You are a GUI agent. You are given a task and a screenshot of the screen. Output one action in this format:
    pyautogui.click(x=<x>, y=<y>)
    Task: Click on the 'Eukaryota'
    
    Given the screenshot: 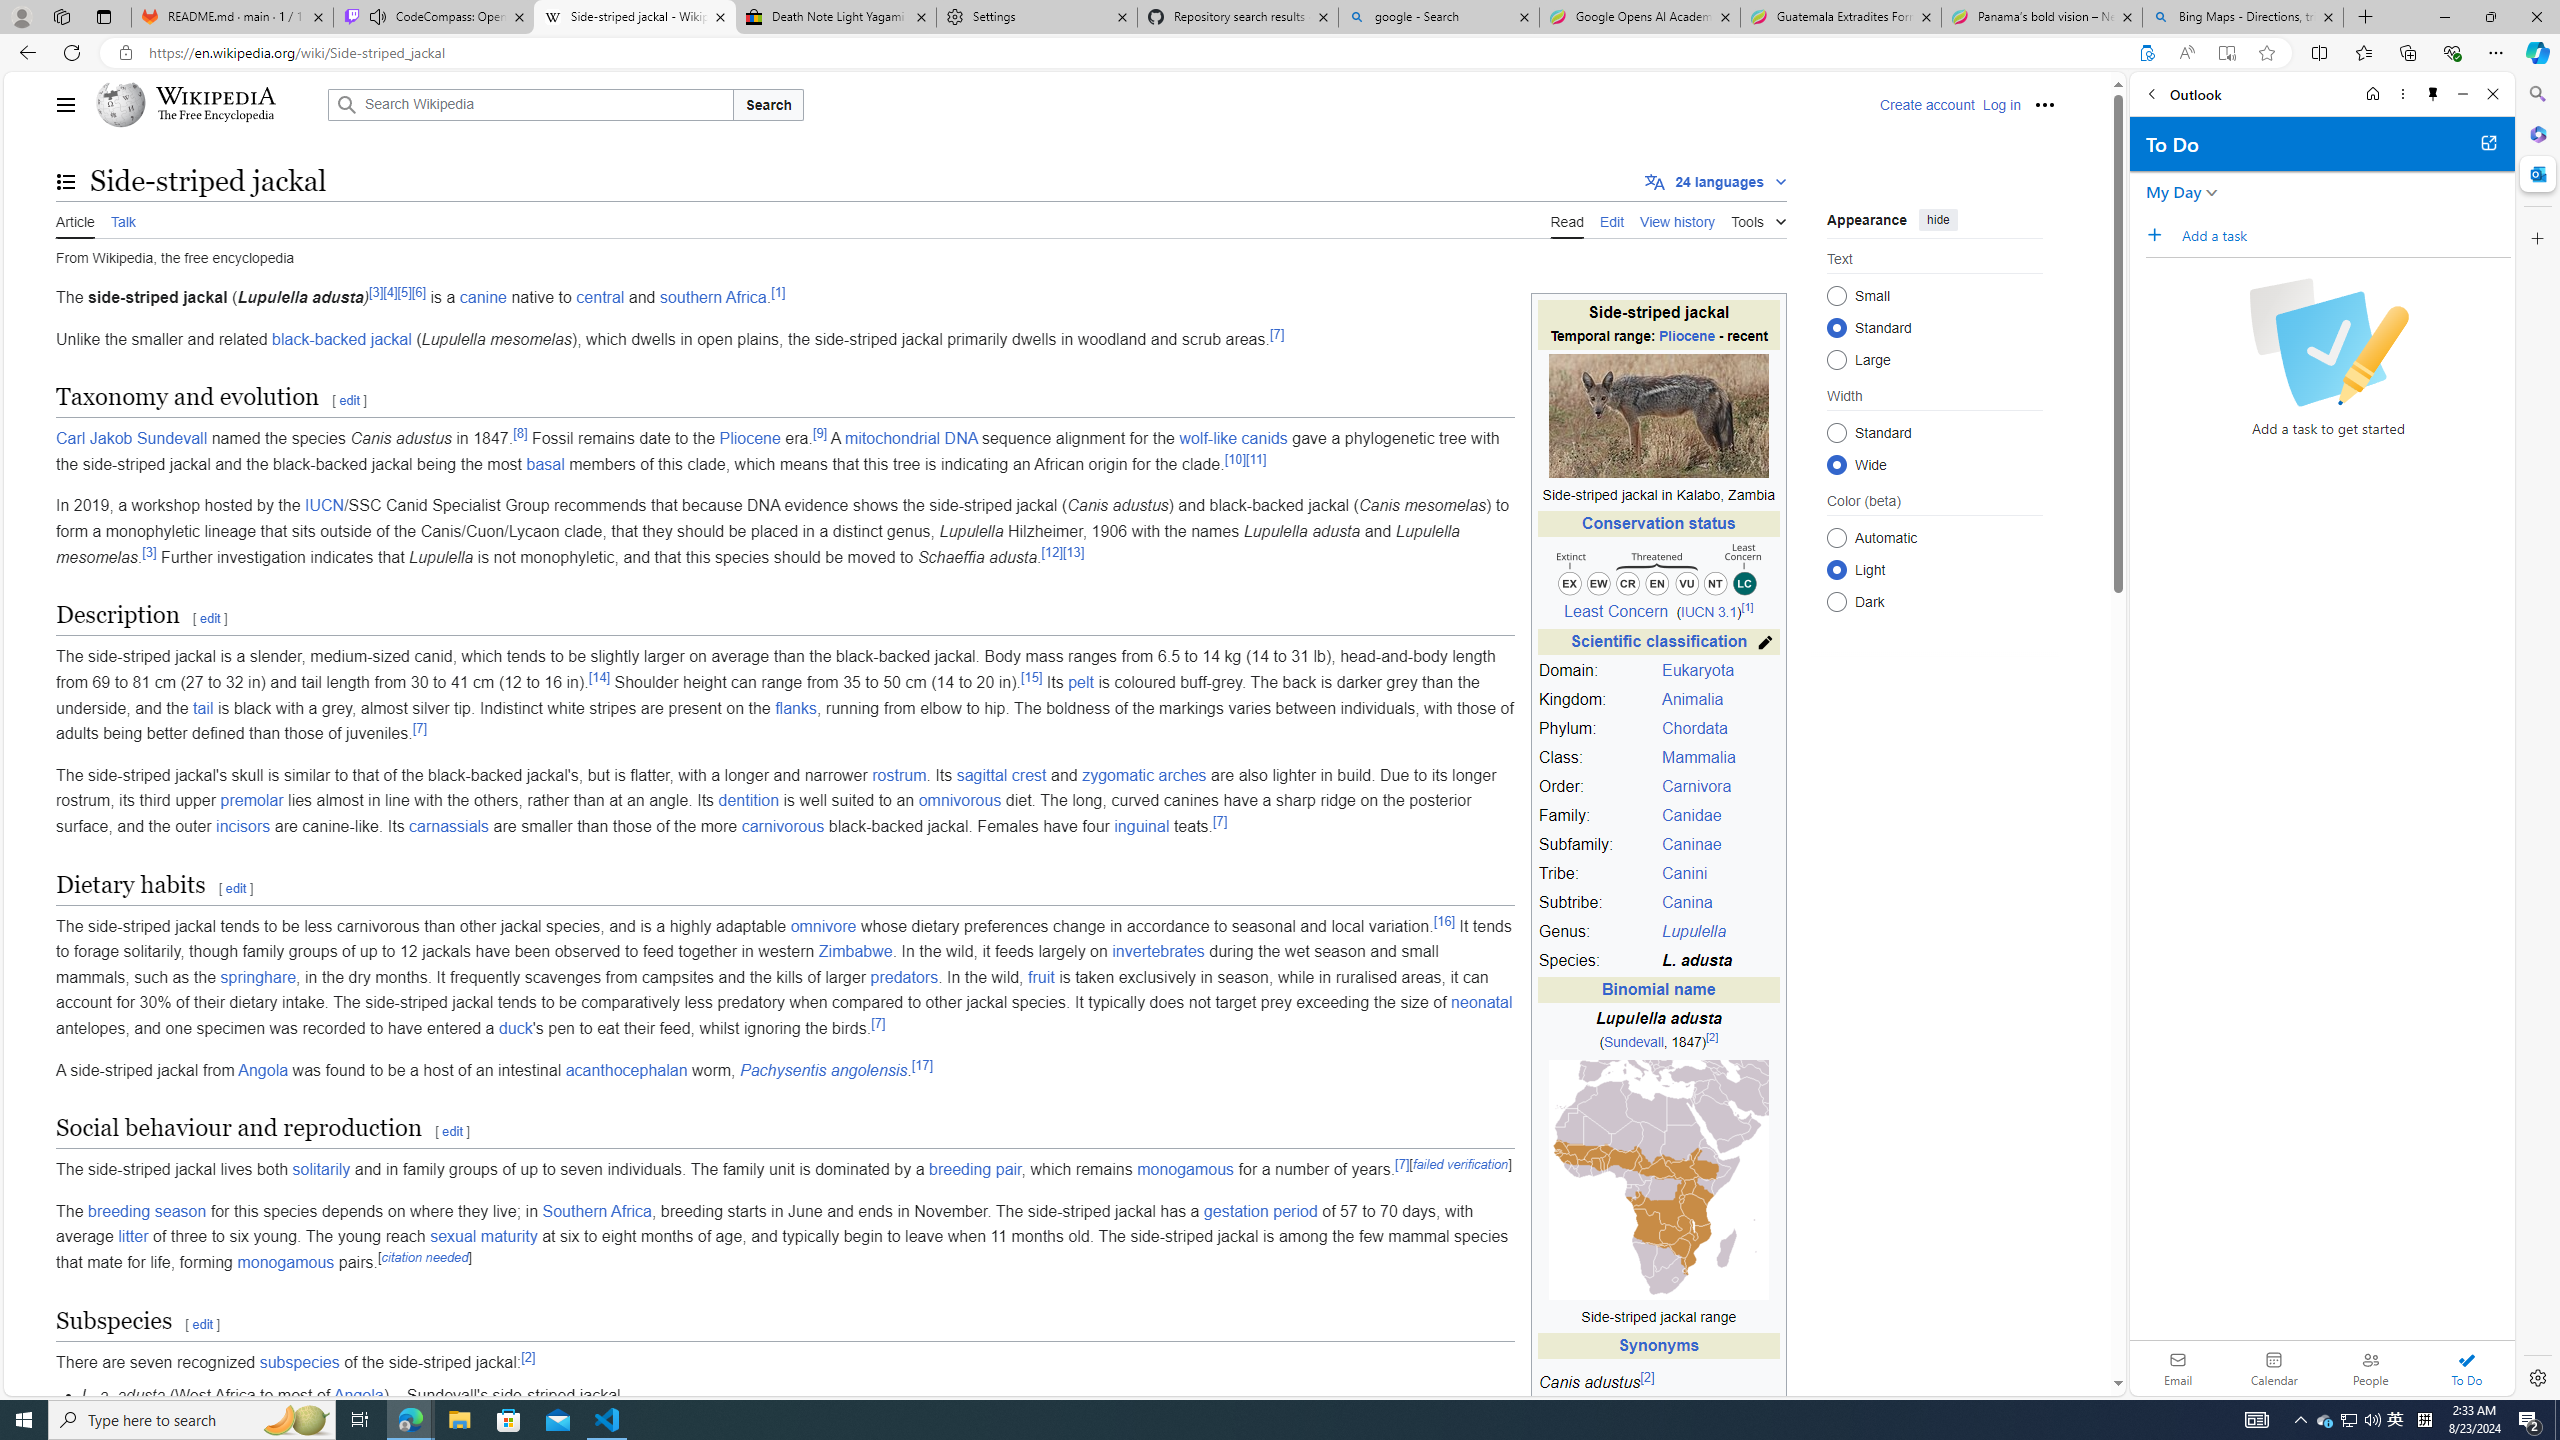 What is the action you would take?
    pyautogui.click(x=1697, y=670)
    